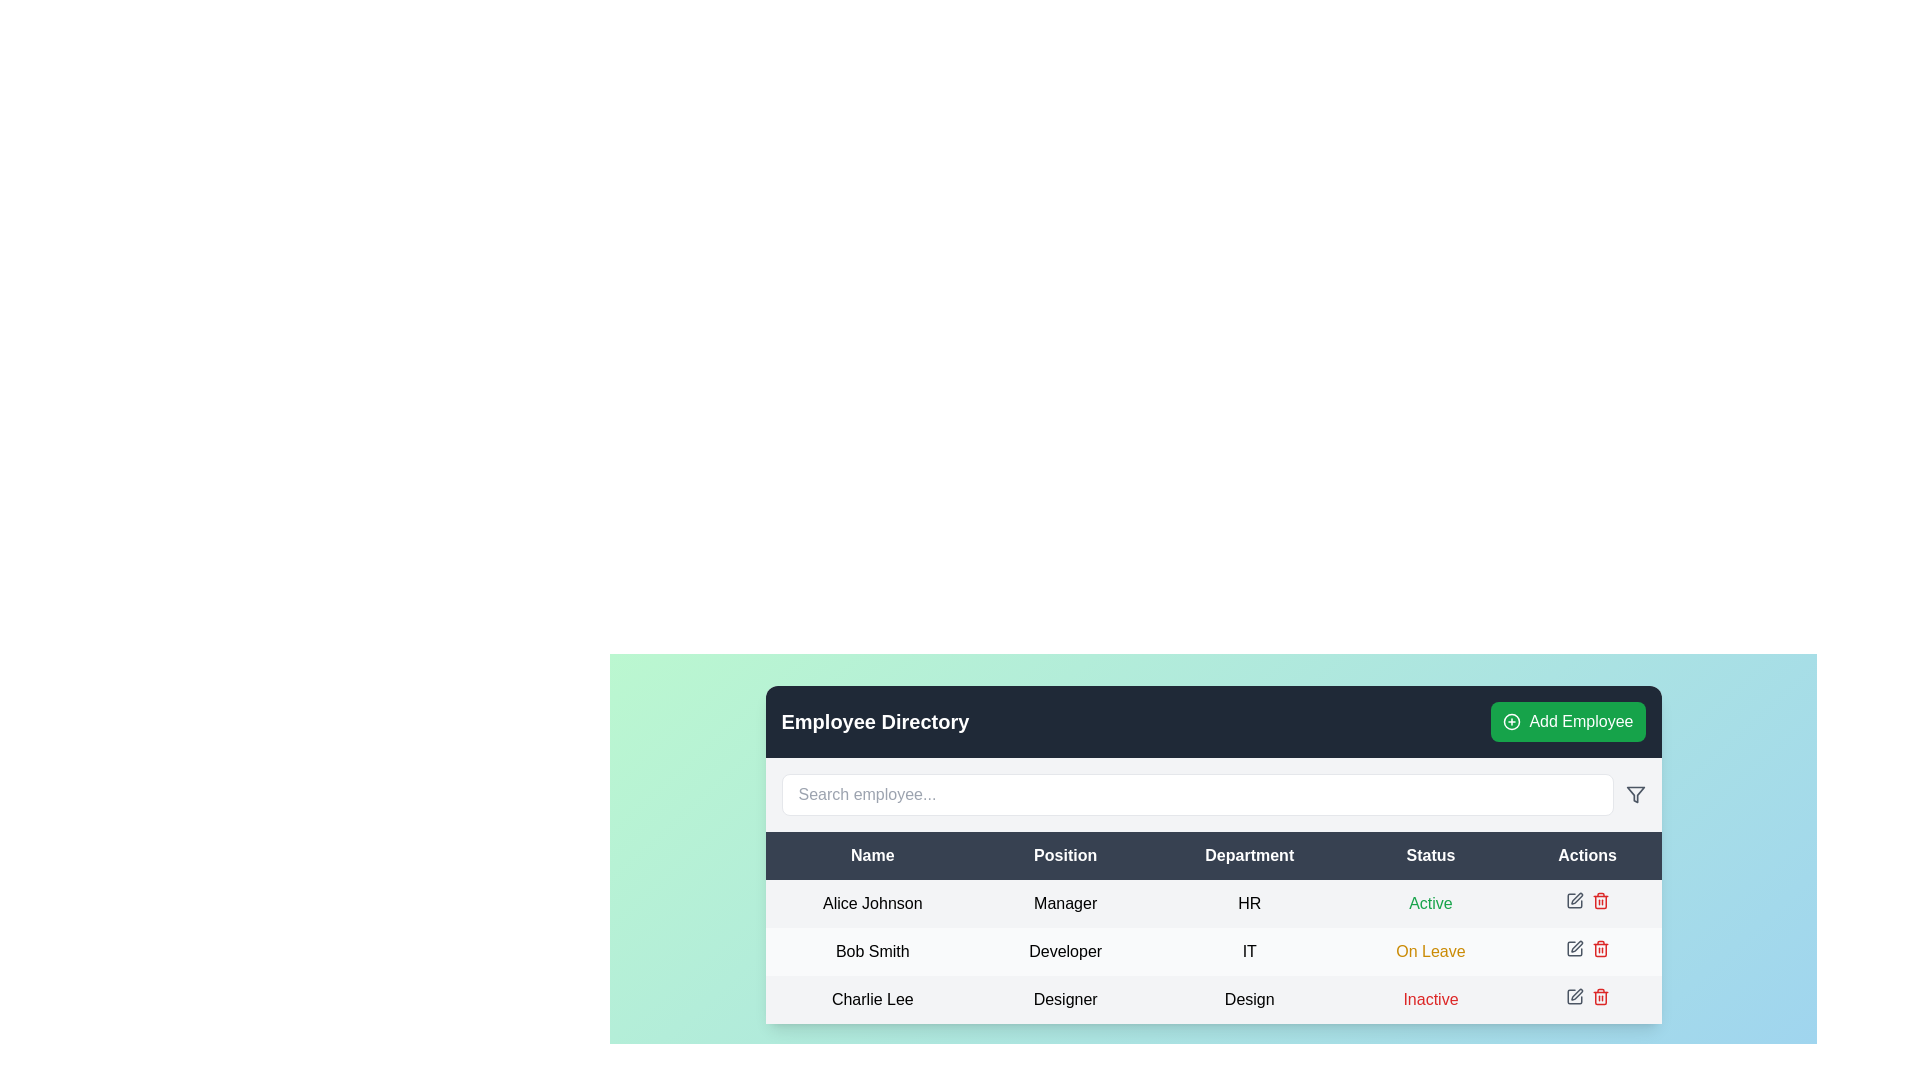  I want to click on the circular icon within the 'Add Employee' button located in the top-right corner of the employee directory box, so click(1512, 721).